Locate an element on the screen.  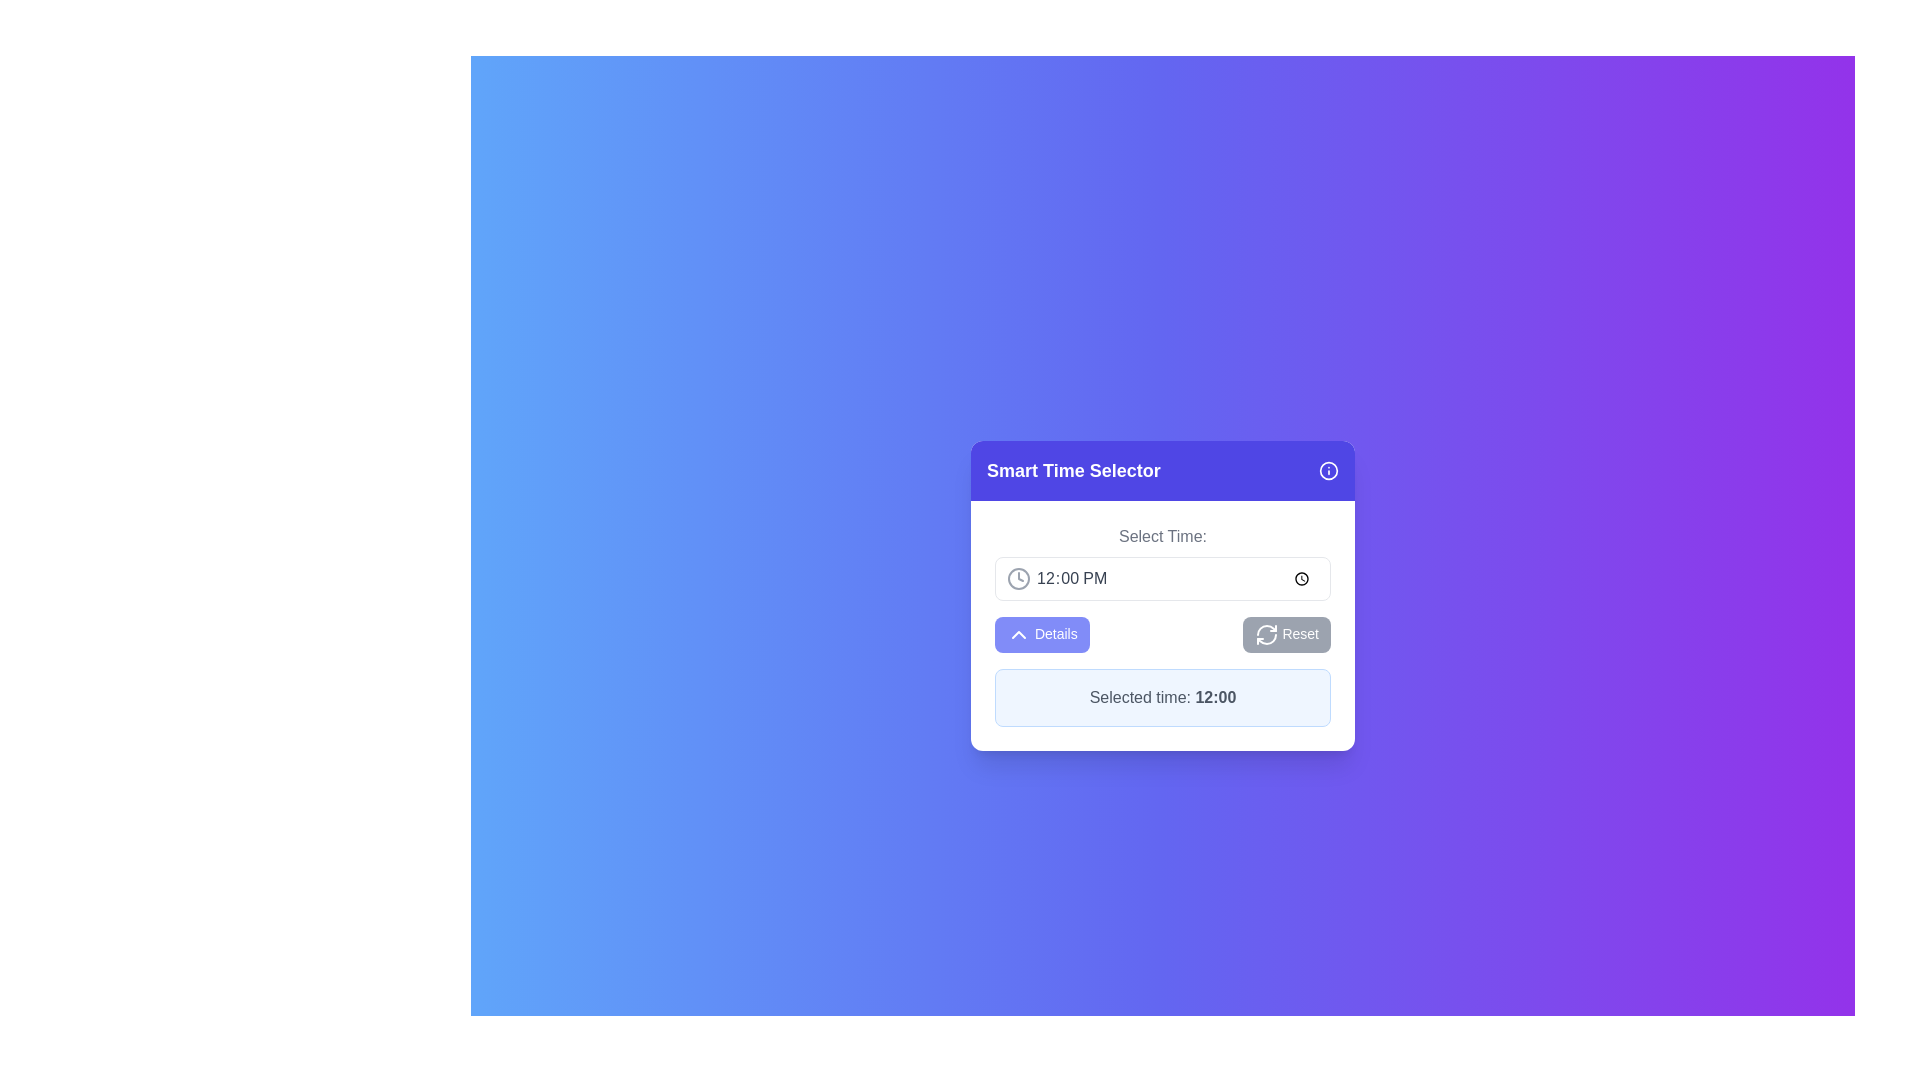
the circular arrow icon within the 'Reset' button, which is styled with a gray fill and is associated with a refresh action is located at coordinates (1265, 635).